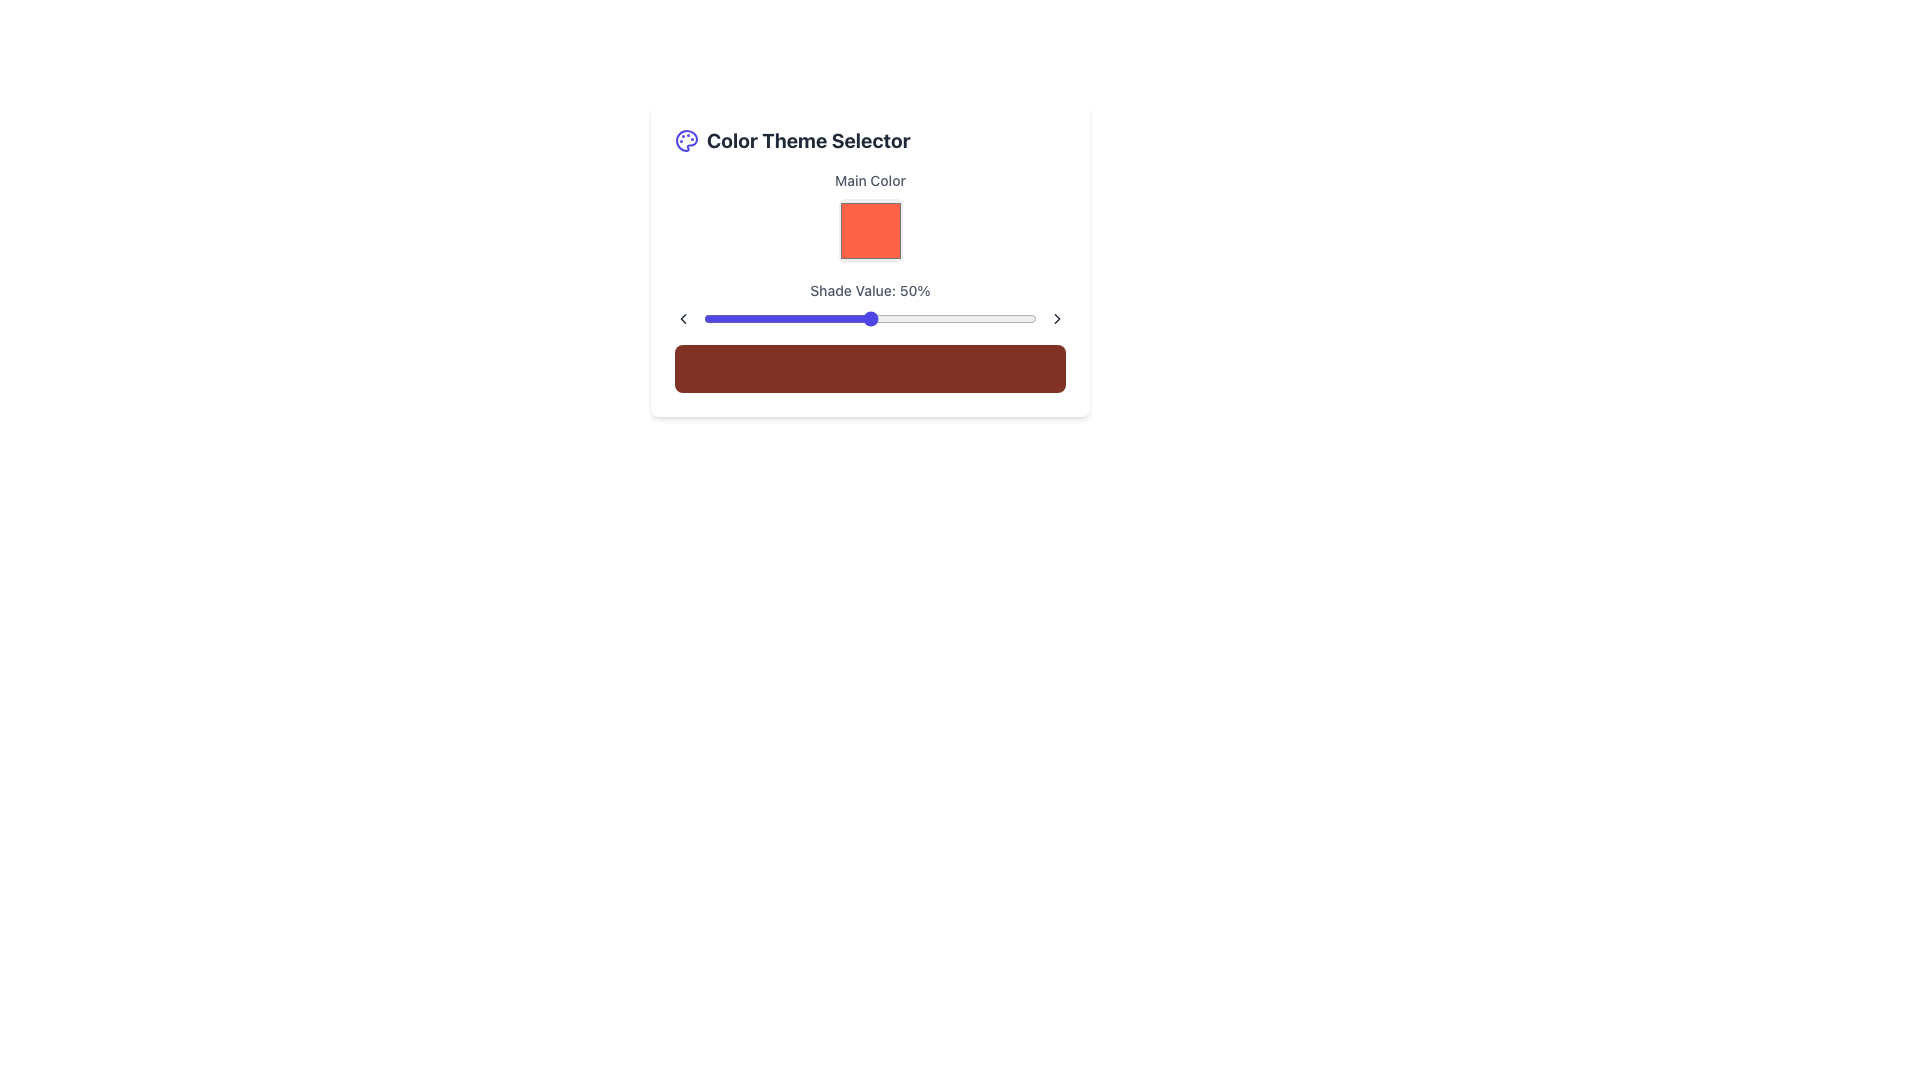 The height and width of the screenshot is (1080, 1920). Describe the element at coordinates (952, 318) in the screenshot. I see `the shade value` at that location.